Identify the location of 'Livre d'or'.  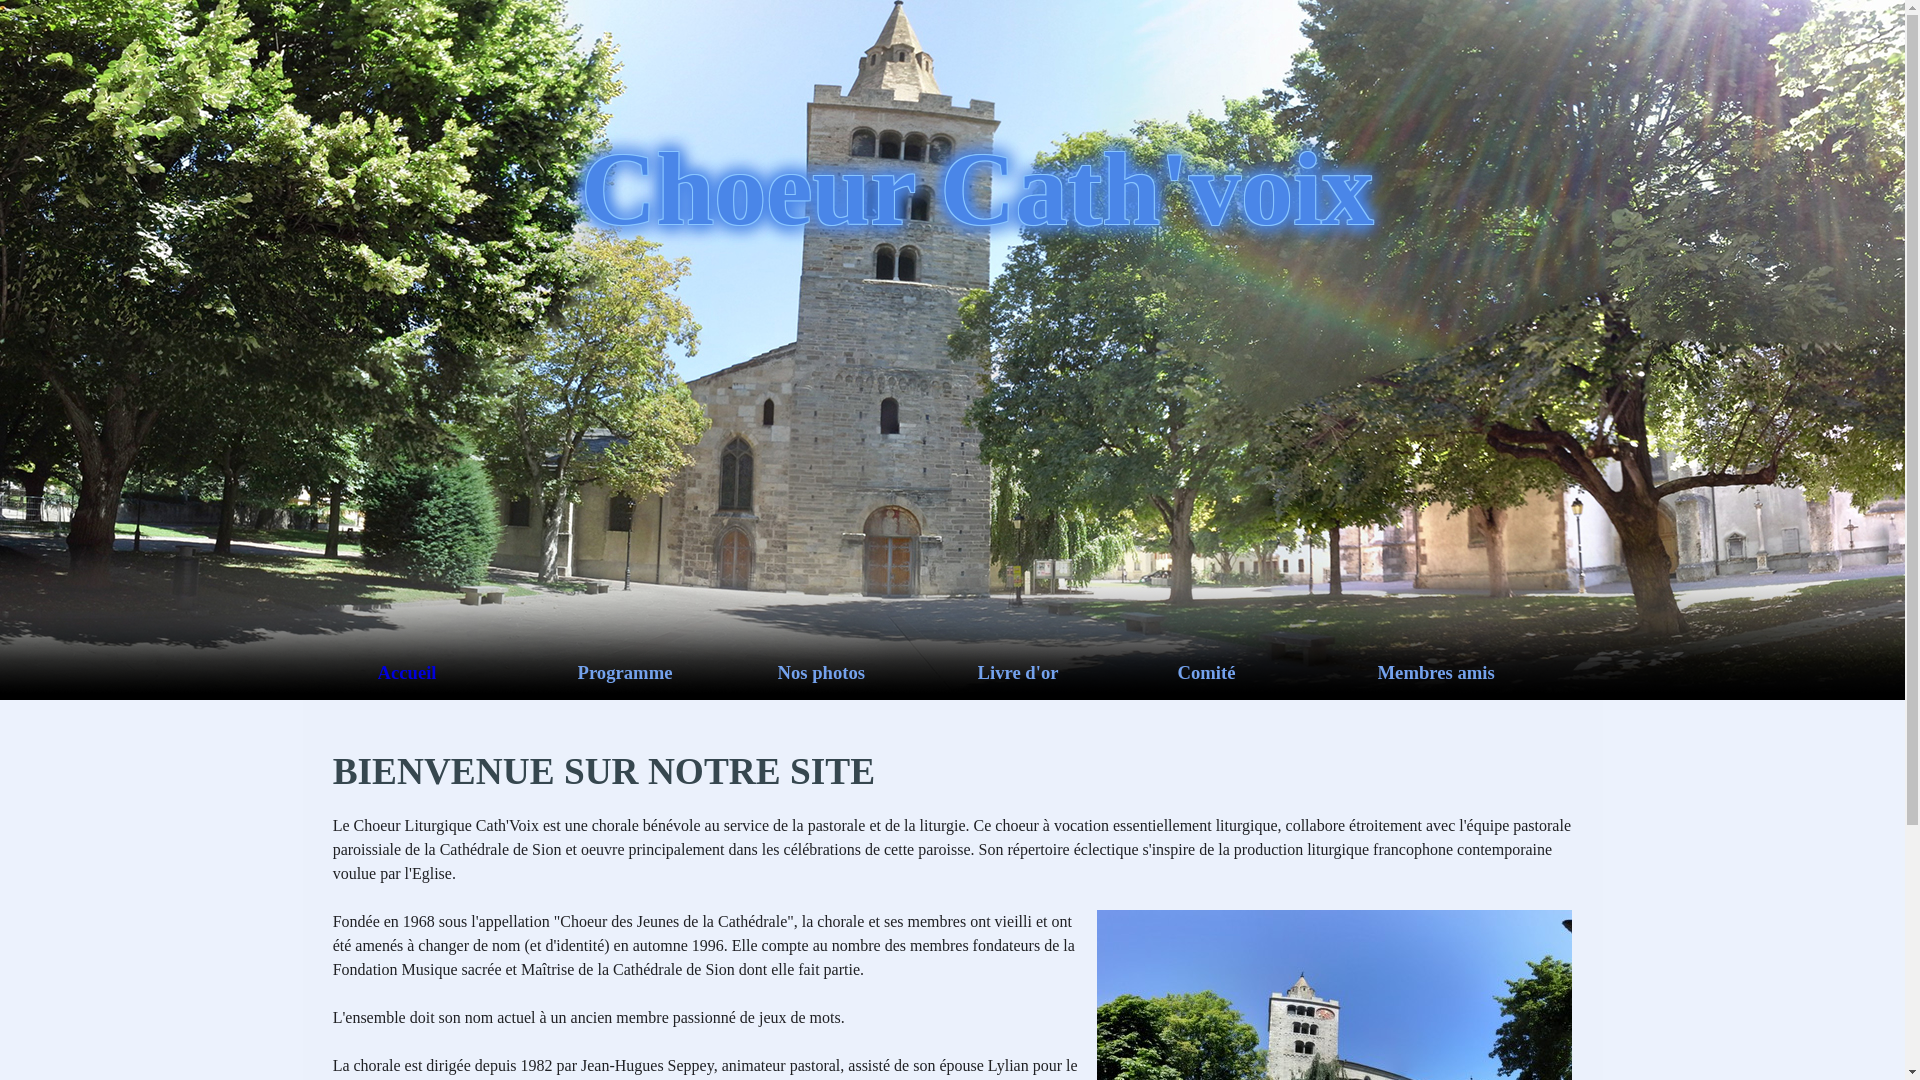
(1077, 672).